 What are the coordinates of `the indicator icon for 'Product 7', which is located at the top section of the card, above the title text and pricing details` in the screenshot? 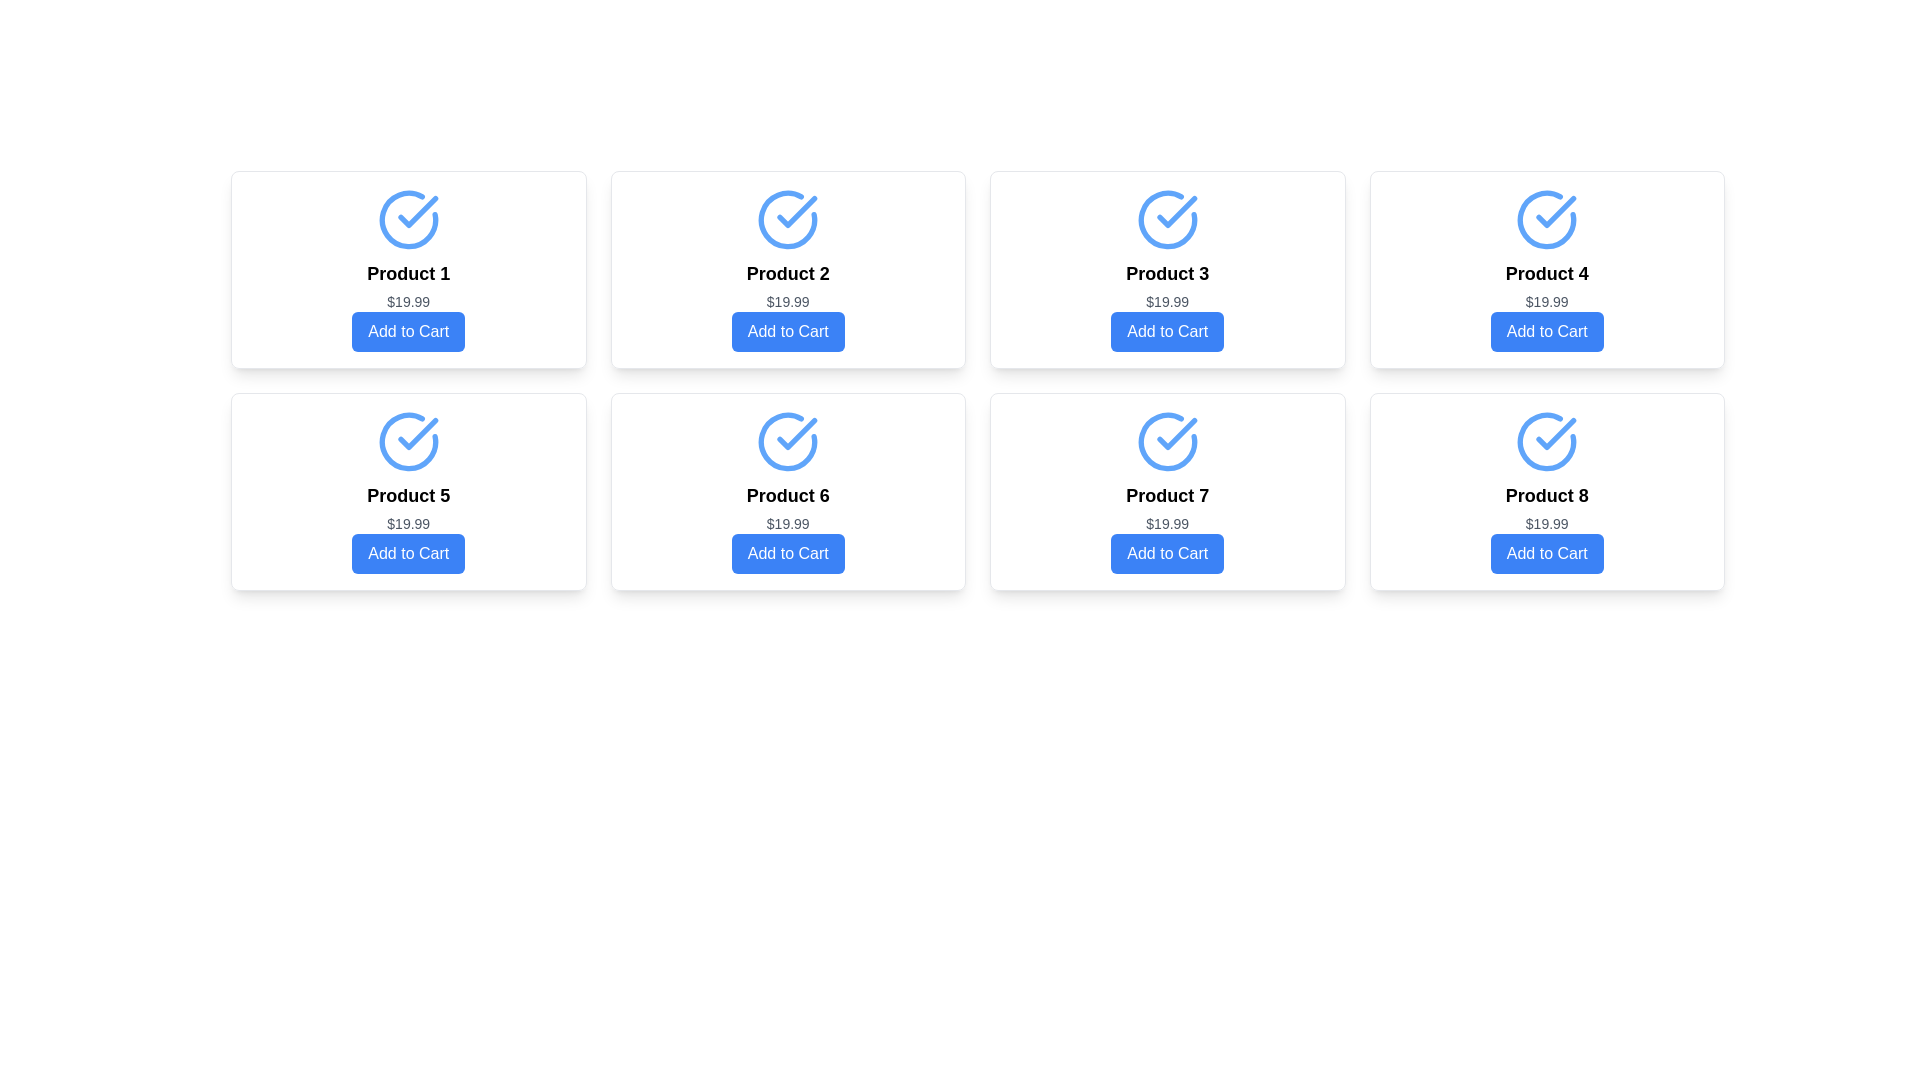 It's located at (1167, 441).